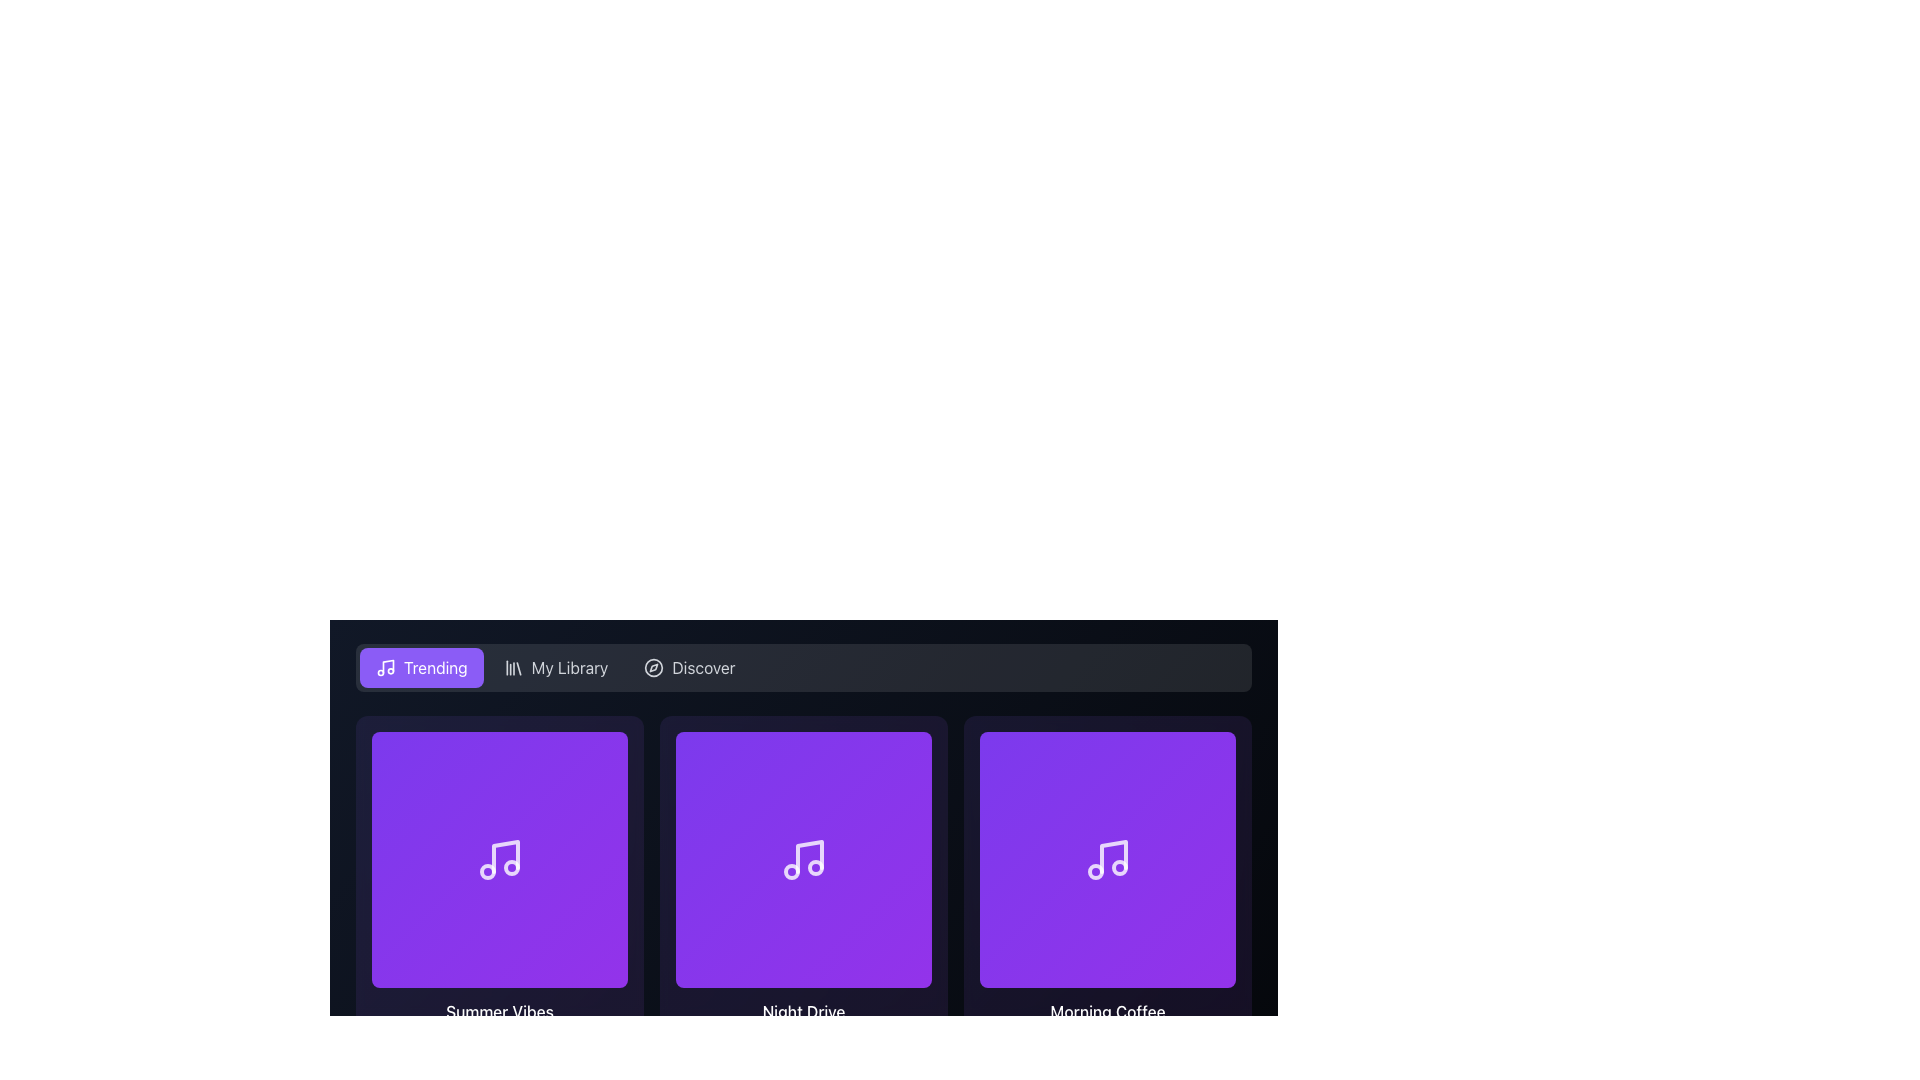  I want to click on the circular shape that represents the center of the compass design within the SVG graphic, so click(654, 667).